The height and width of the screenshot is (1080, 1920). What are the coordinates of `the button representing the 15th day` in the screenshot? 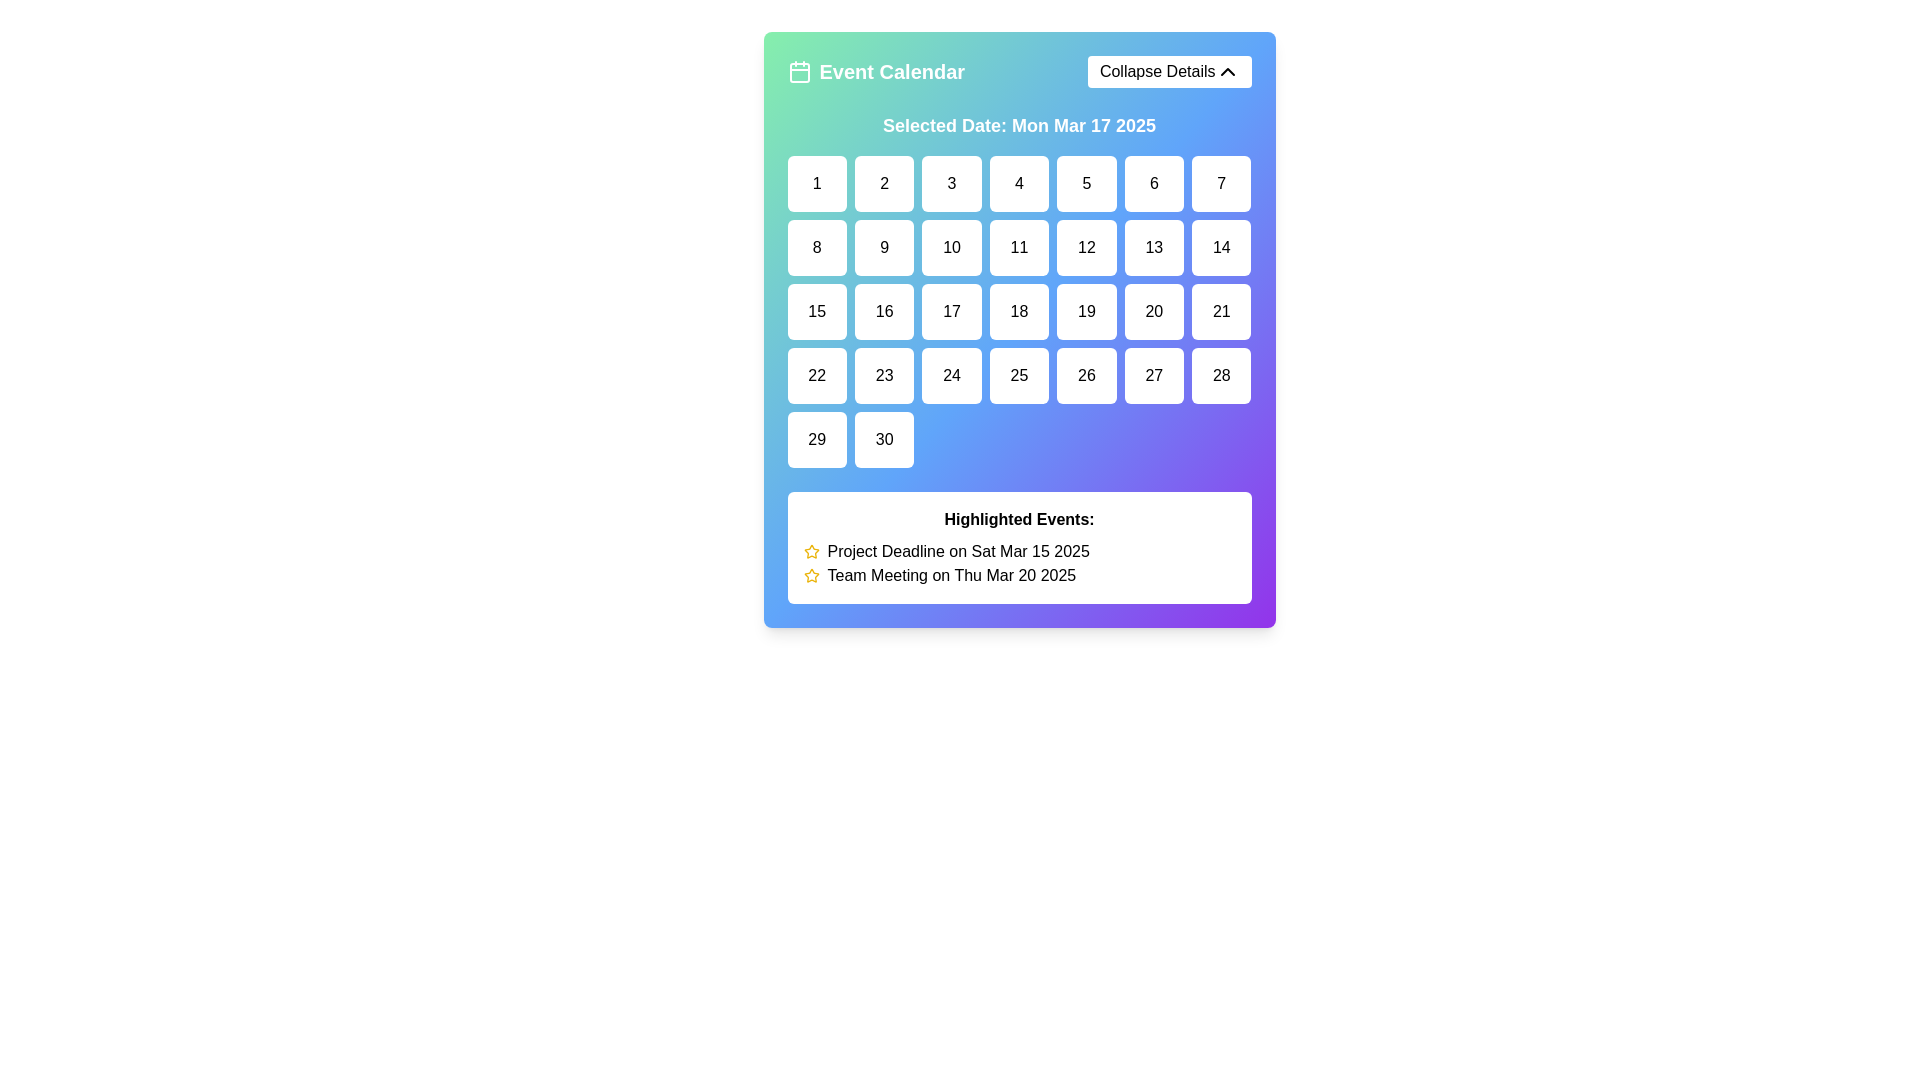 It's located at (817, 312).